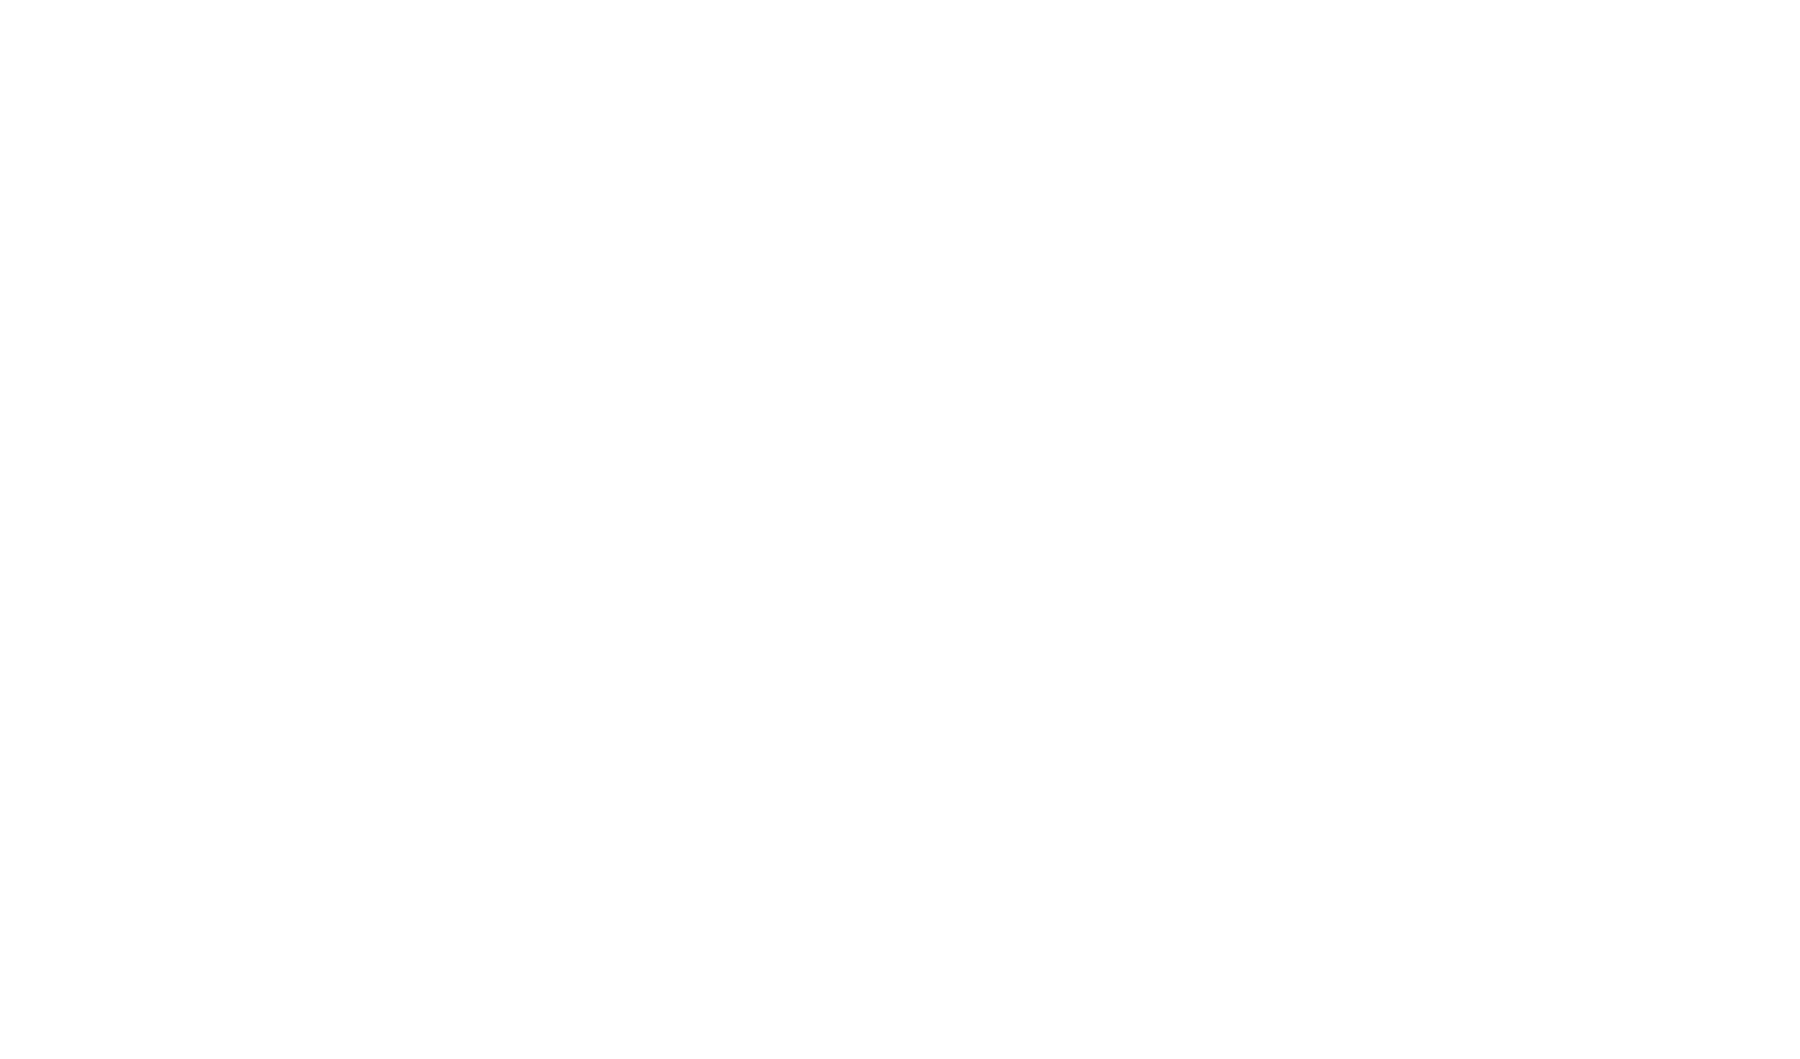  Describe the element at coordinates (454, 854) in the screenshot. I see `'. For large families, we offer magnificent family rooms and suites. Take advantage of the calm and comfort of our rooms to offer you real restful nights. All the rooms of our'` at that location.